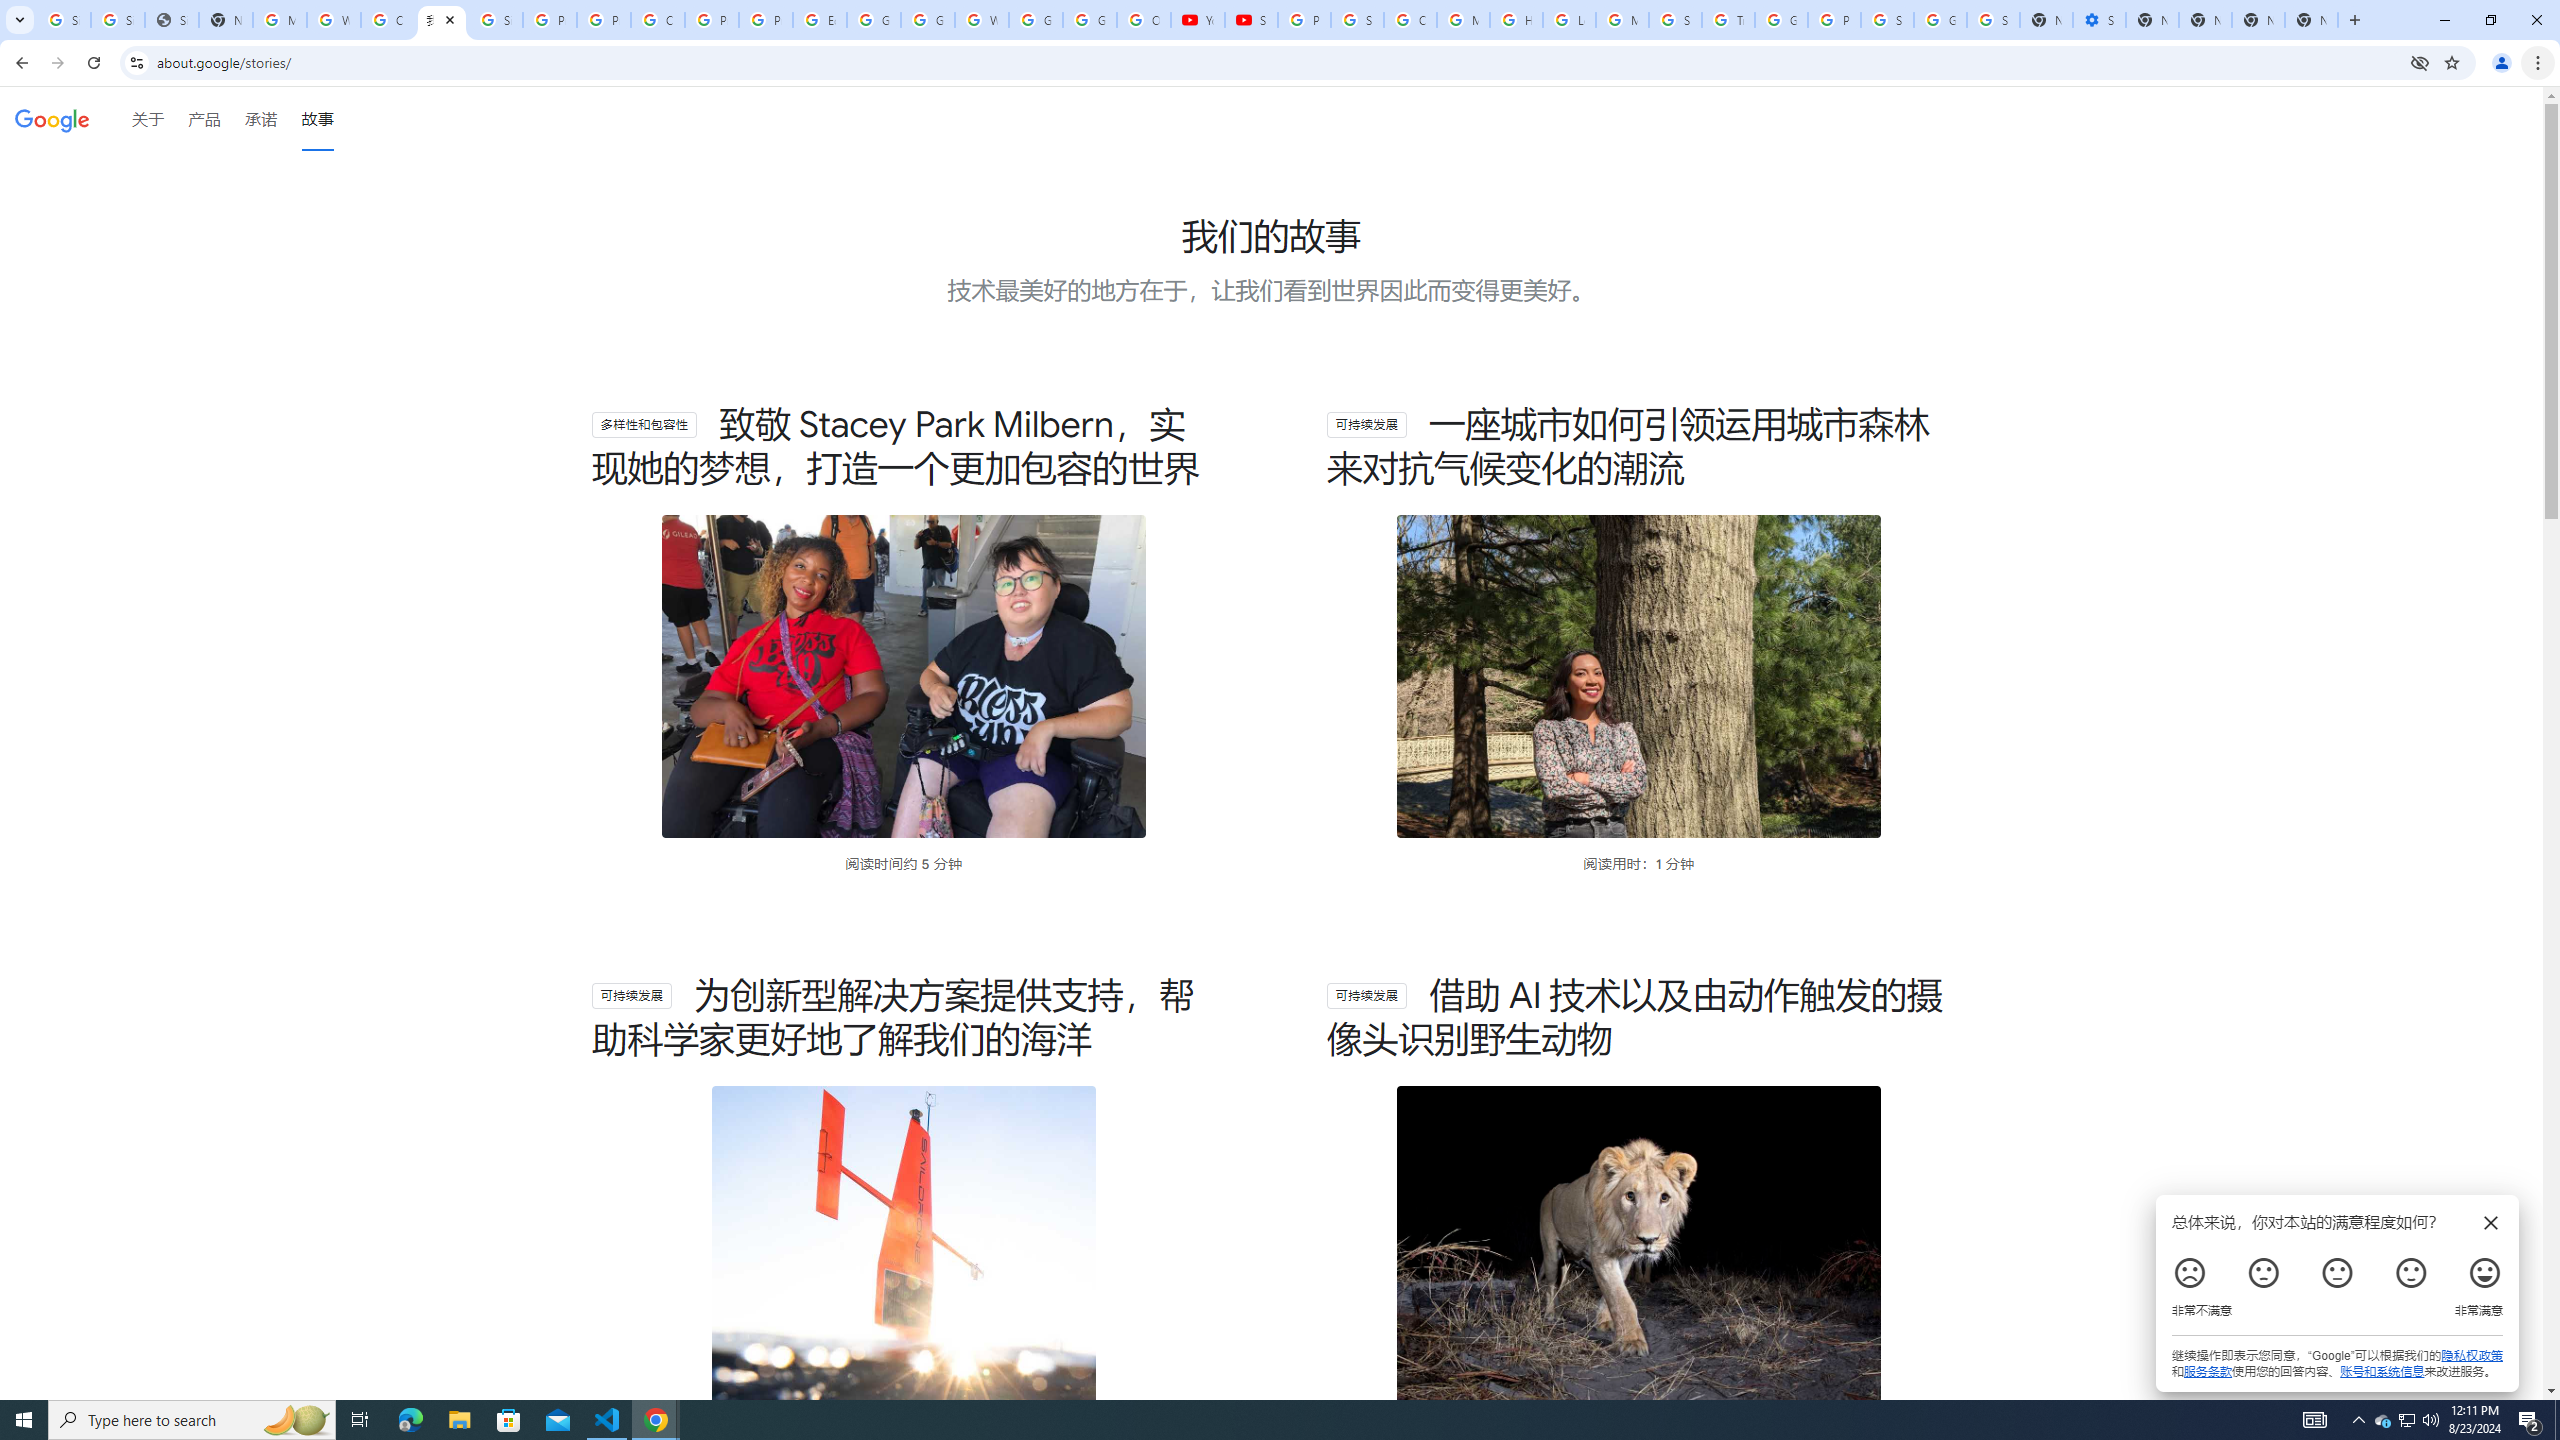 The width and height of the screenshot is (2560, 1440). Describe the element at coordinates (1940, 19) in the screenshot. I see `'Google Cybersecurity Innovations - Google Safety Center'` at that location.